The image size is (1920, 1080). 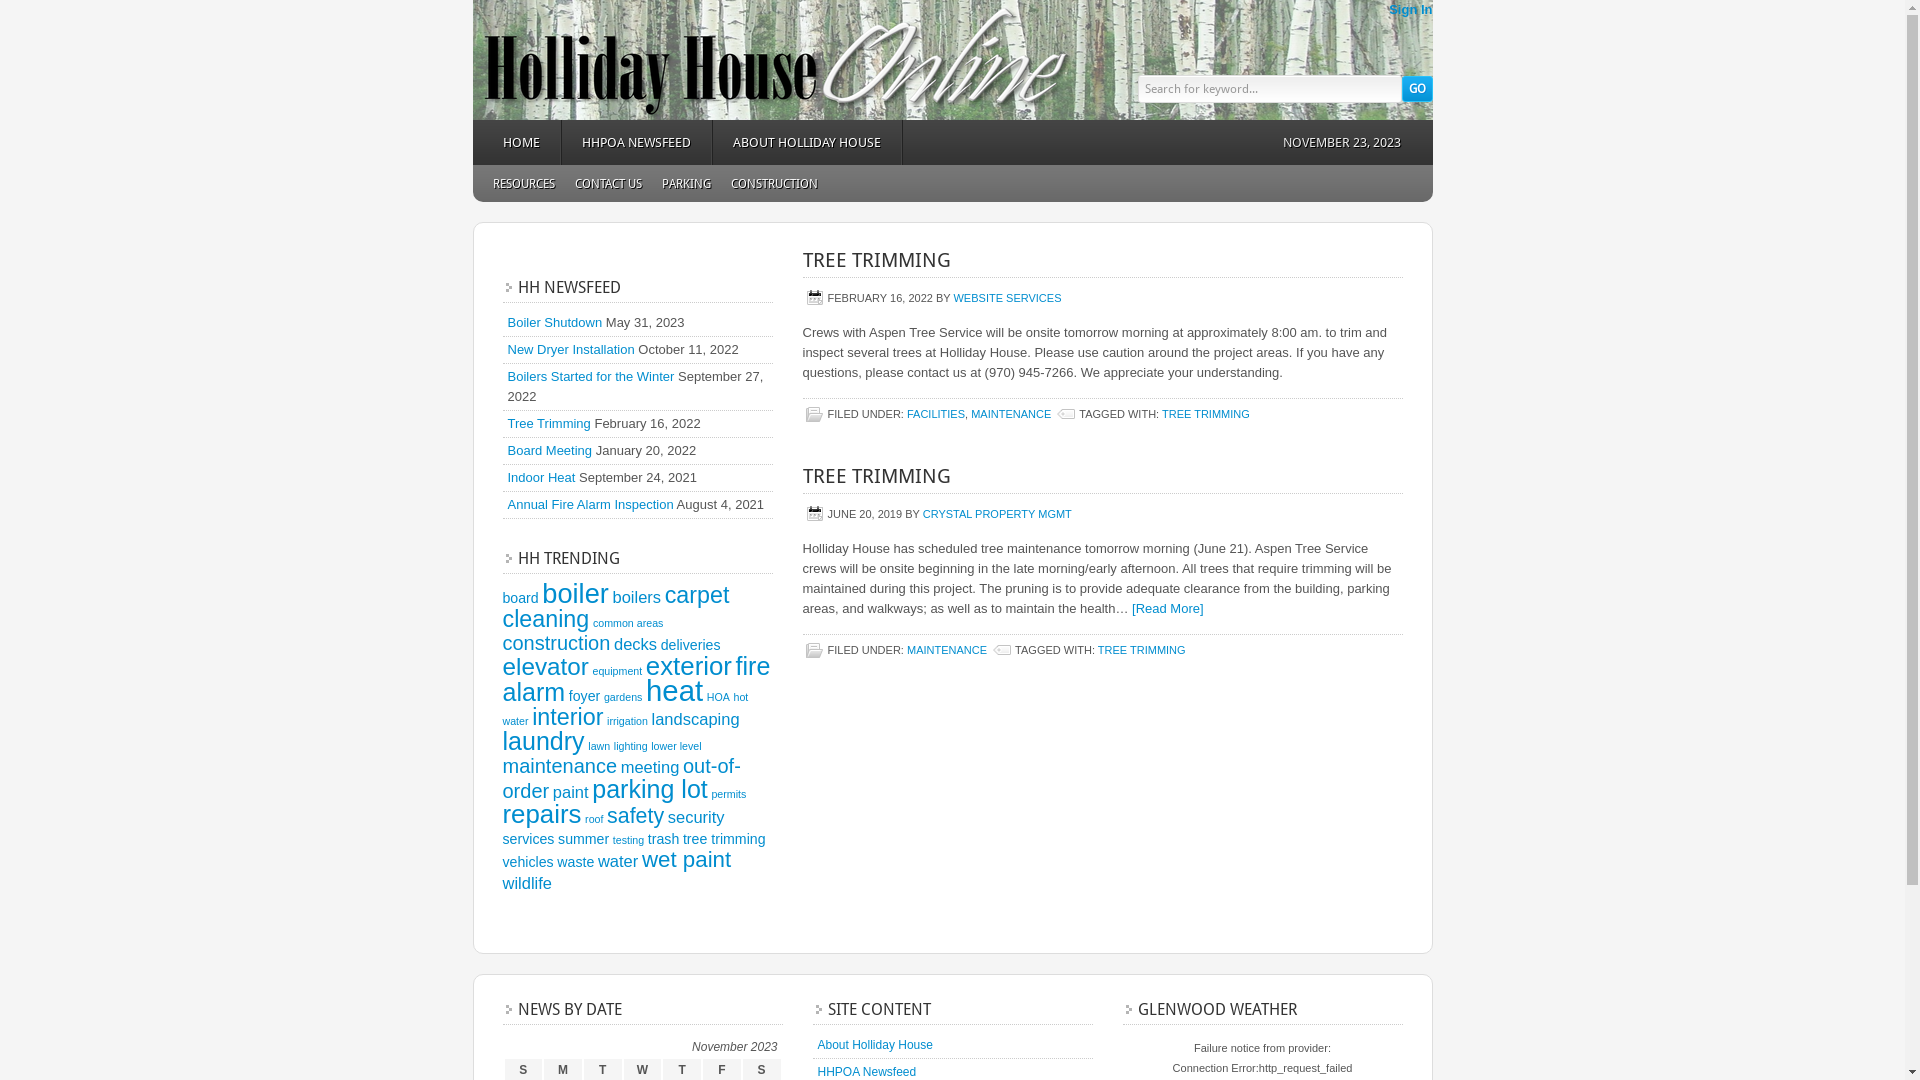 What do you see at coordinates (689, 666) in the screenshot?
I see `'exterior'` at bounding box center [689, 666].